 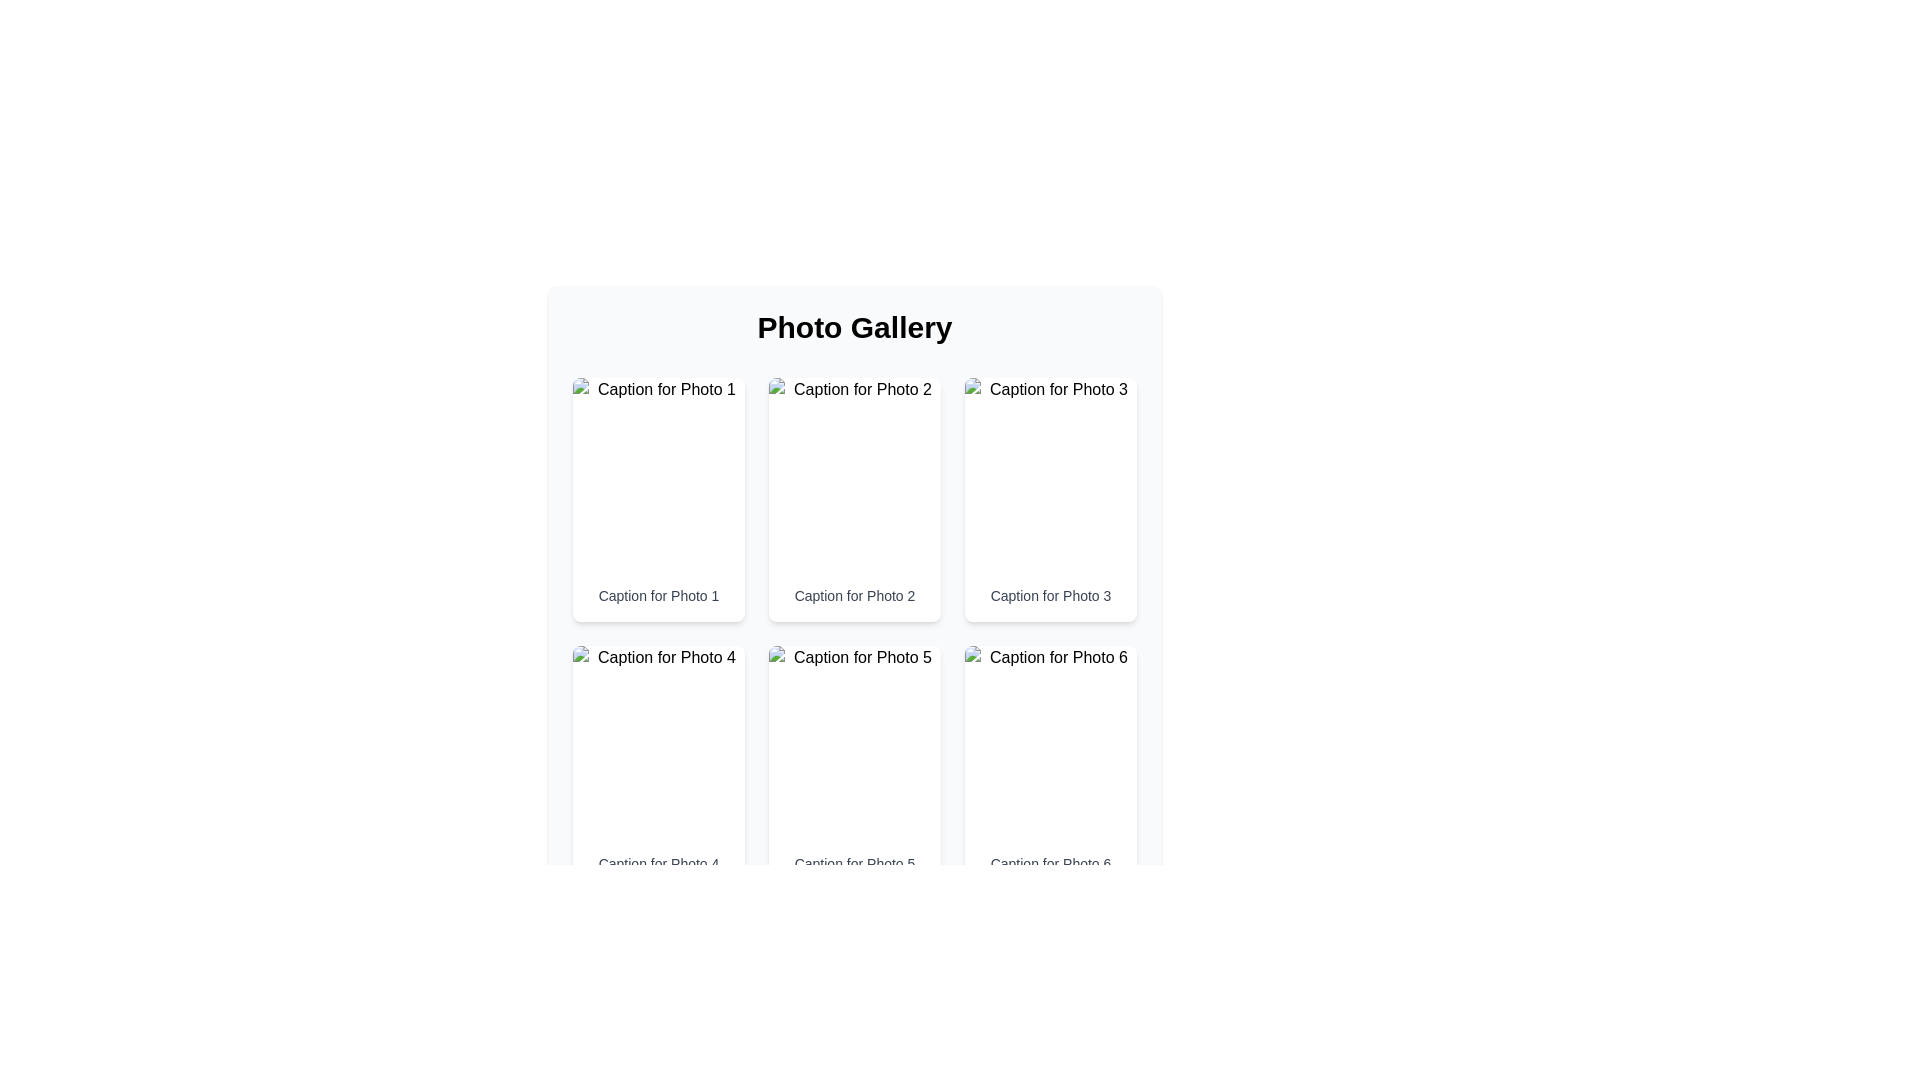 What do you see at coordinates (658, 499) in the screenshot?
I see `the first card in the top-left corner of the grid layout` at bounding box center [658, 499].